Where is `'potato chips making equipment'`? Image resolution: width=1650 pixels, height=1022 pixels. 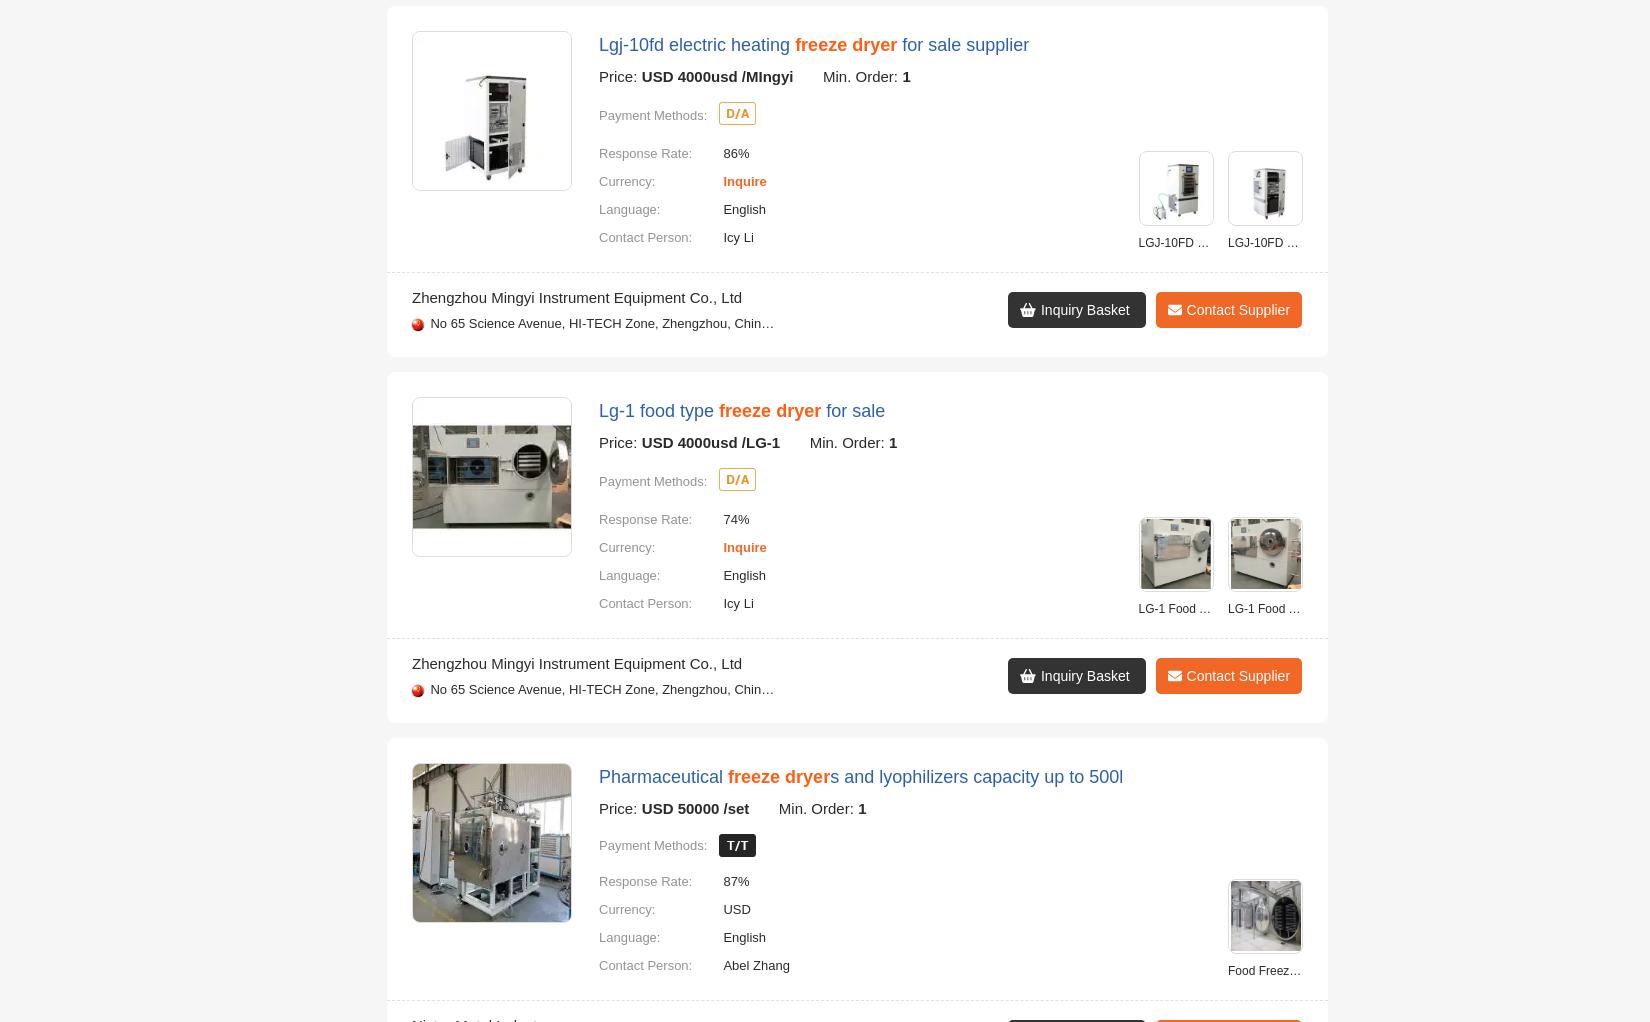 'potato chips making equipment' is located at coordinates (1041, 723).